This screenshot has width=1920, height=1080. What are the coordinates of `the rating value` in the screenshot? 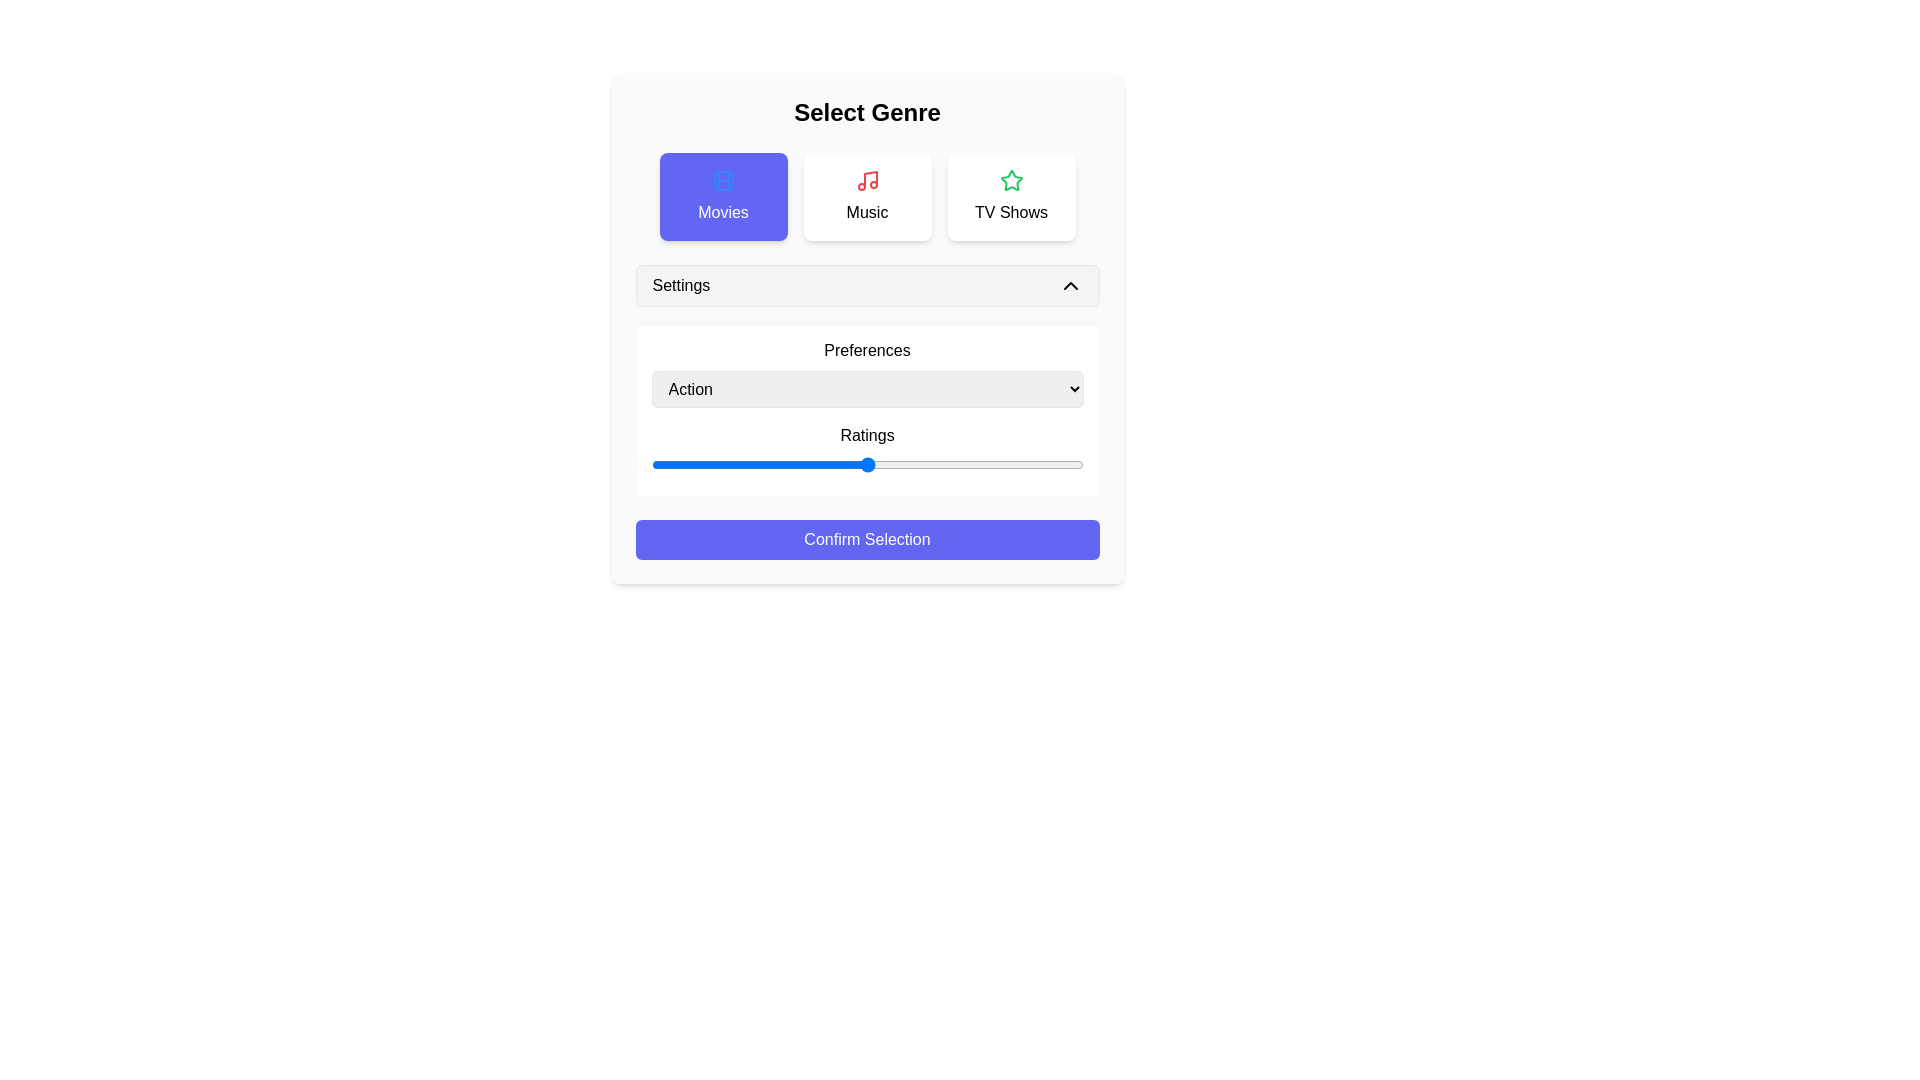 It's located at (984, 465).